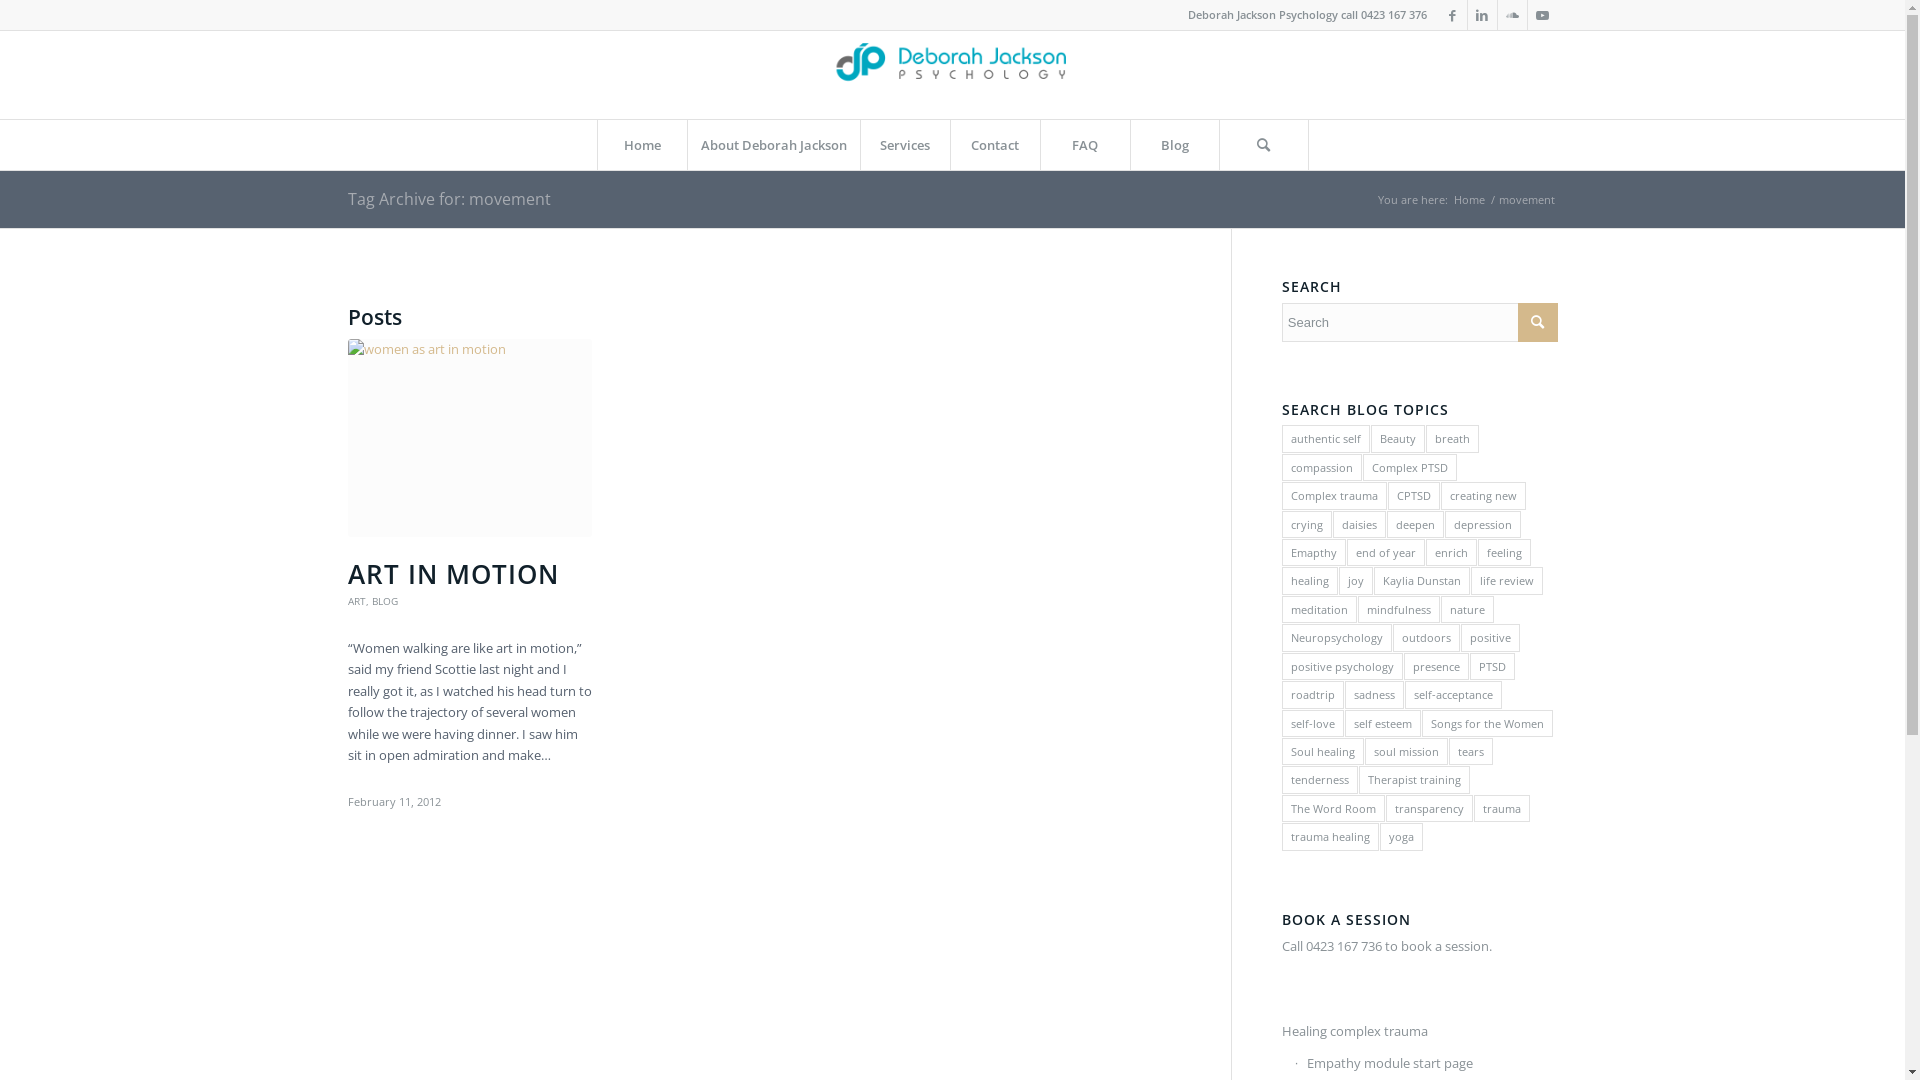 The height and width of the screenshot is (1080, 1920). What do you see at coordinates (1400, 836) in the screenshot?
I see `'yoga'` at bounding box center [1400, 836].